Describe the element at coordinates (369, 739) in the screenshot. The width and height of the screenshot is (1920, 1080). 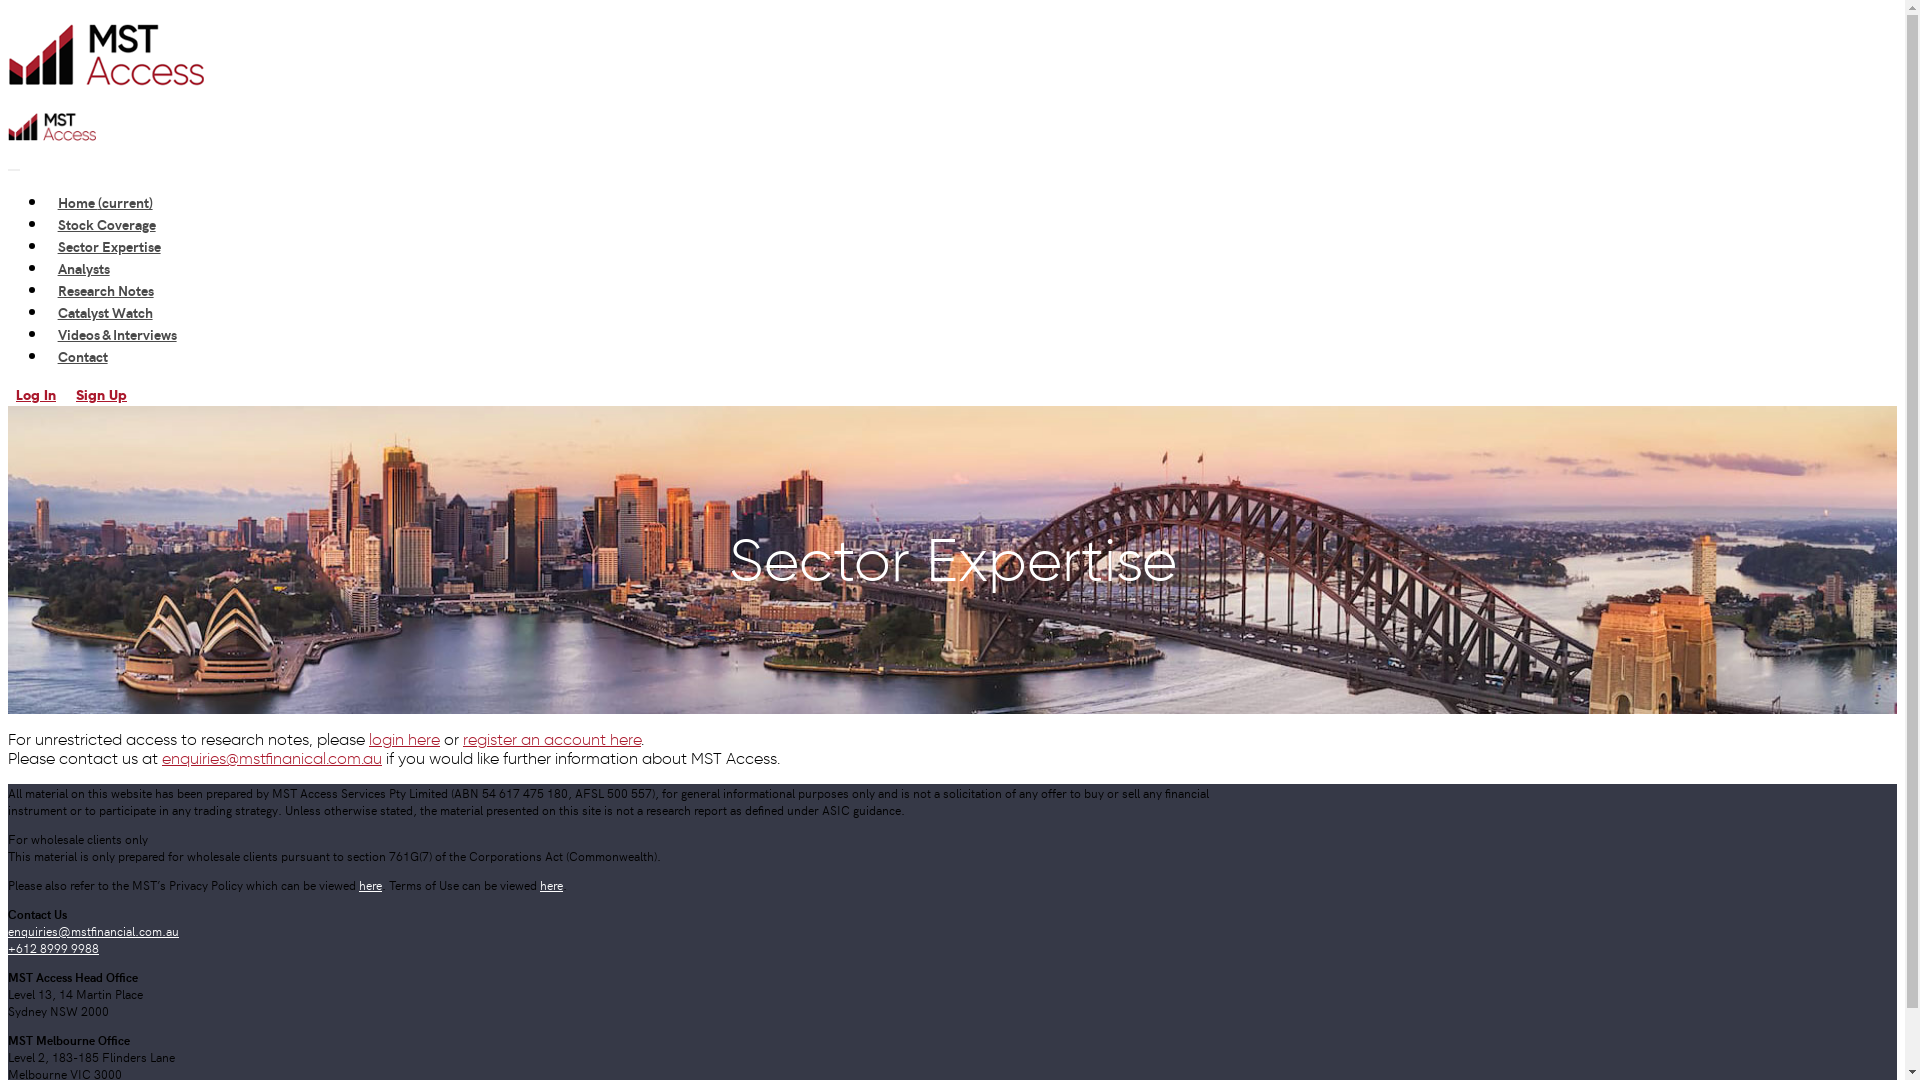
I see `'login here'` at that location.